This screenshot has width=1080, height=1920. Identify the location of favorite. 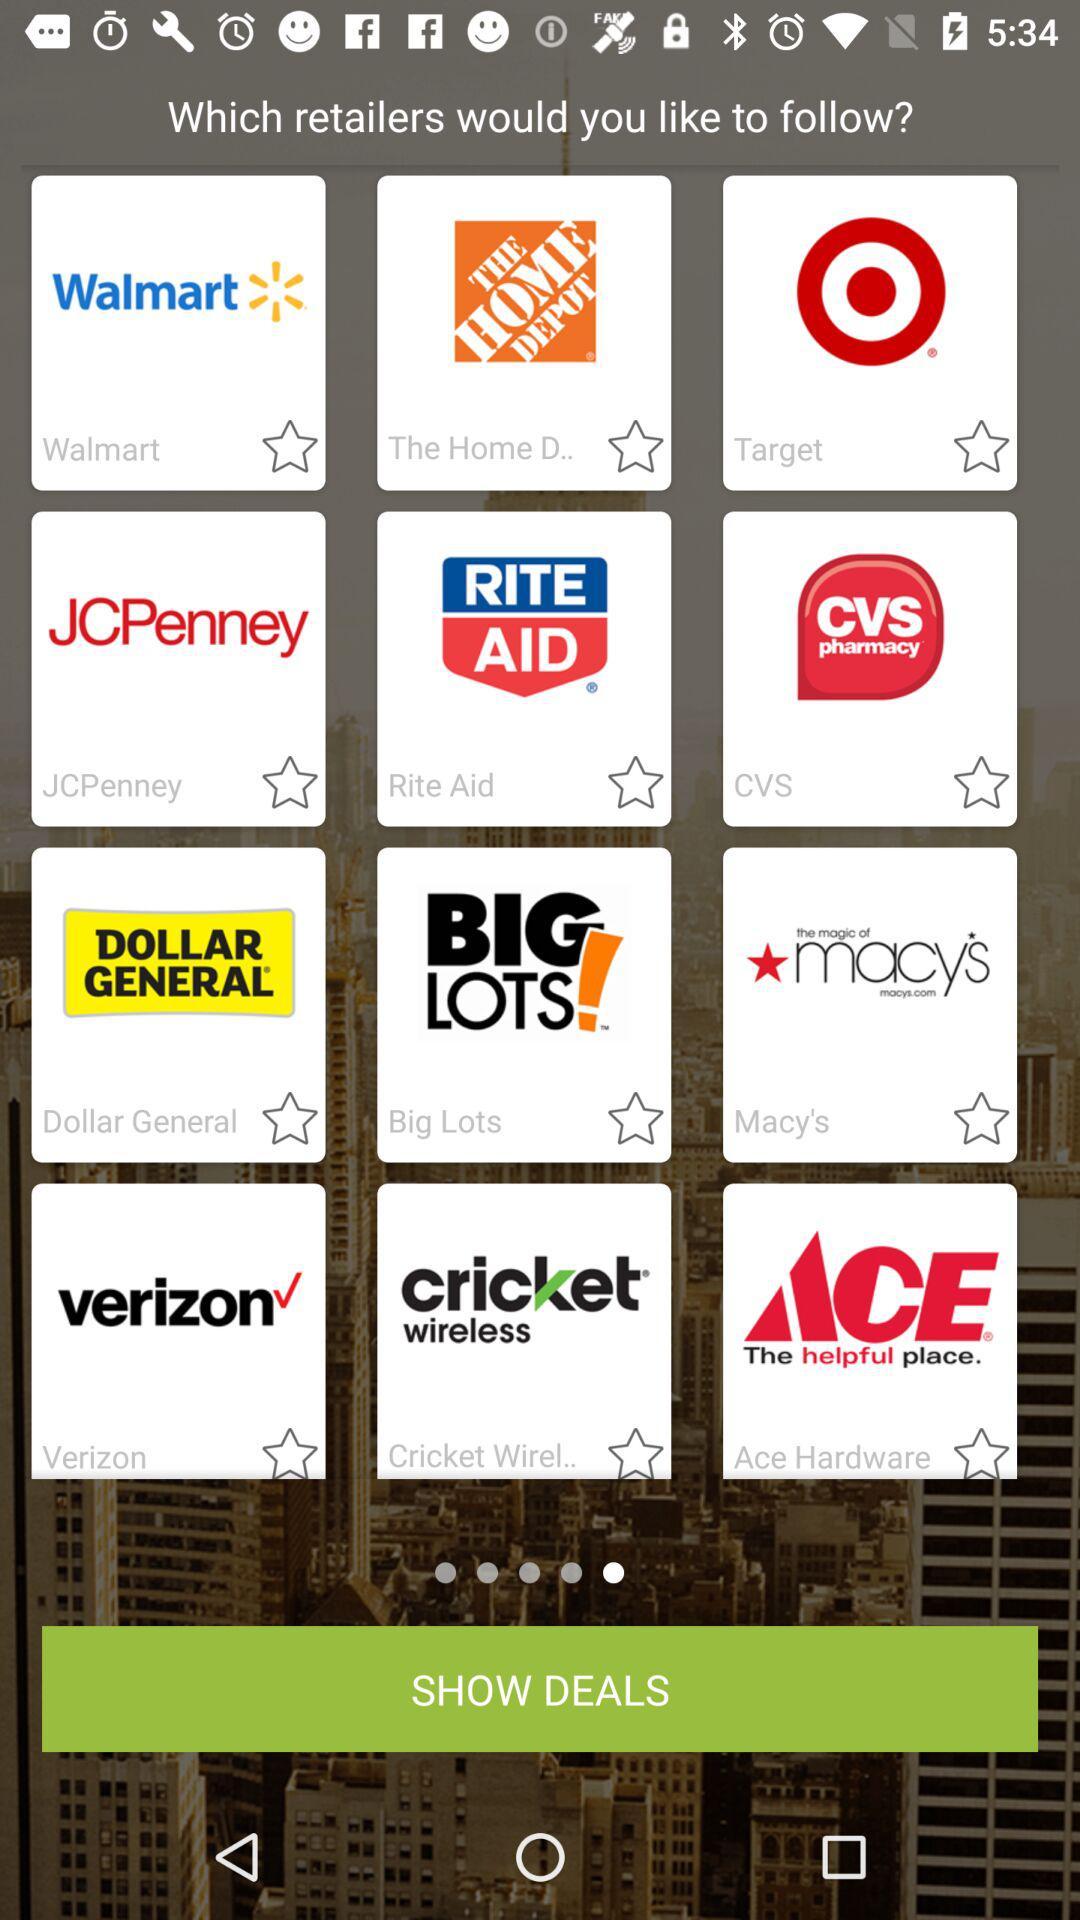
(968, 1446).